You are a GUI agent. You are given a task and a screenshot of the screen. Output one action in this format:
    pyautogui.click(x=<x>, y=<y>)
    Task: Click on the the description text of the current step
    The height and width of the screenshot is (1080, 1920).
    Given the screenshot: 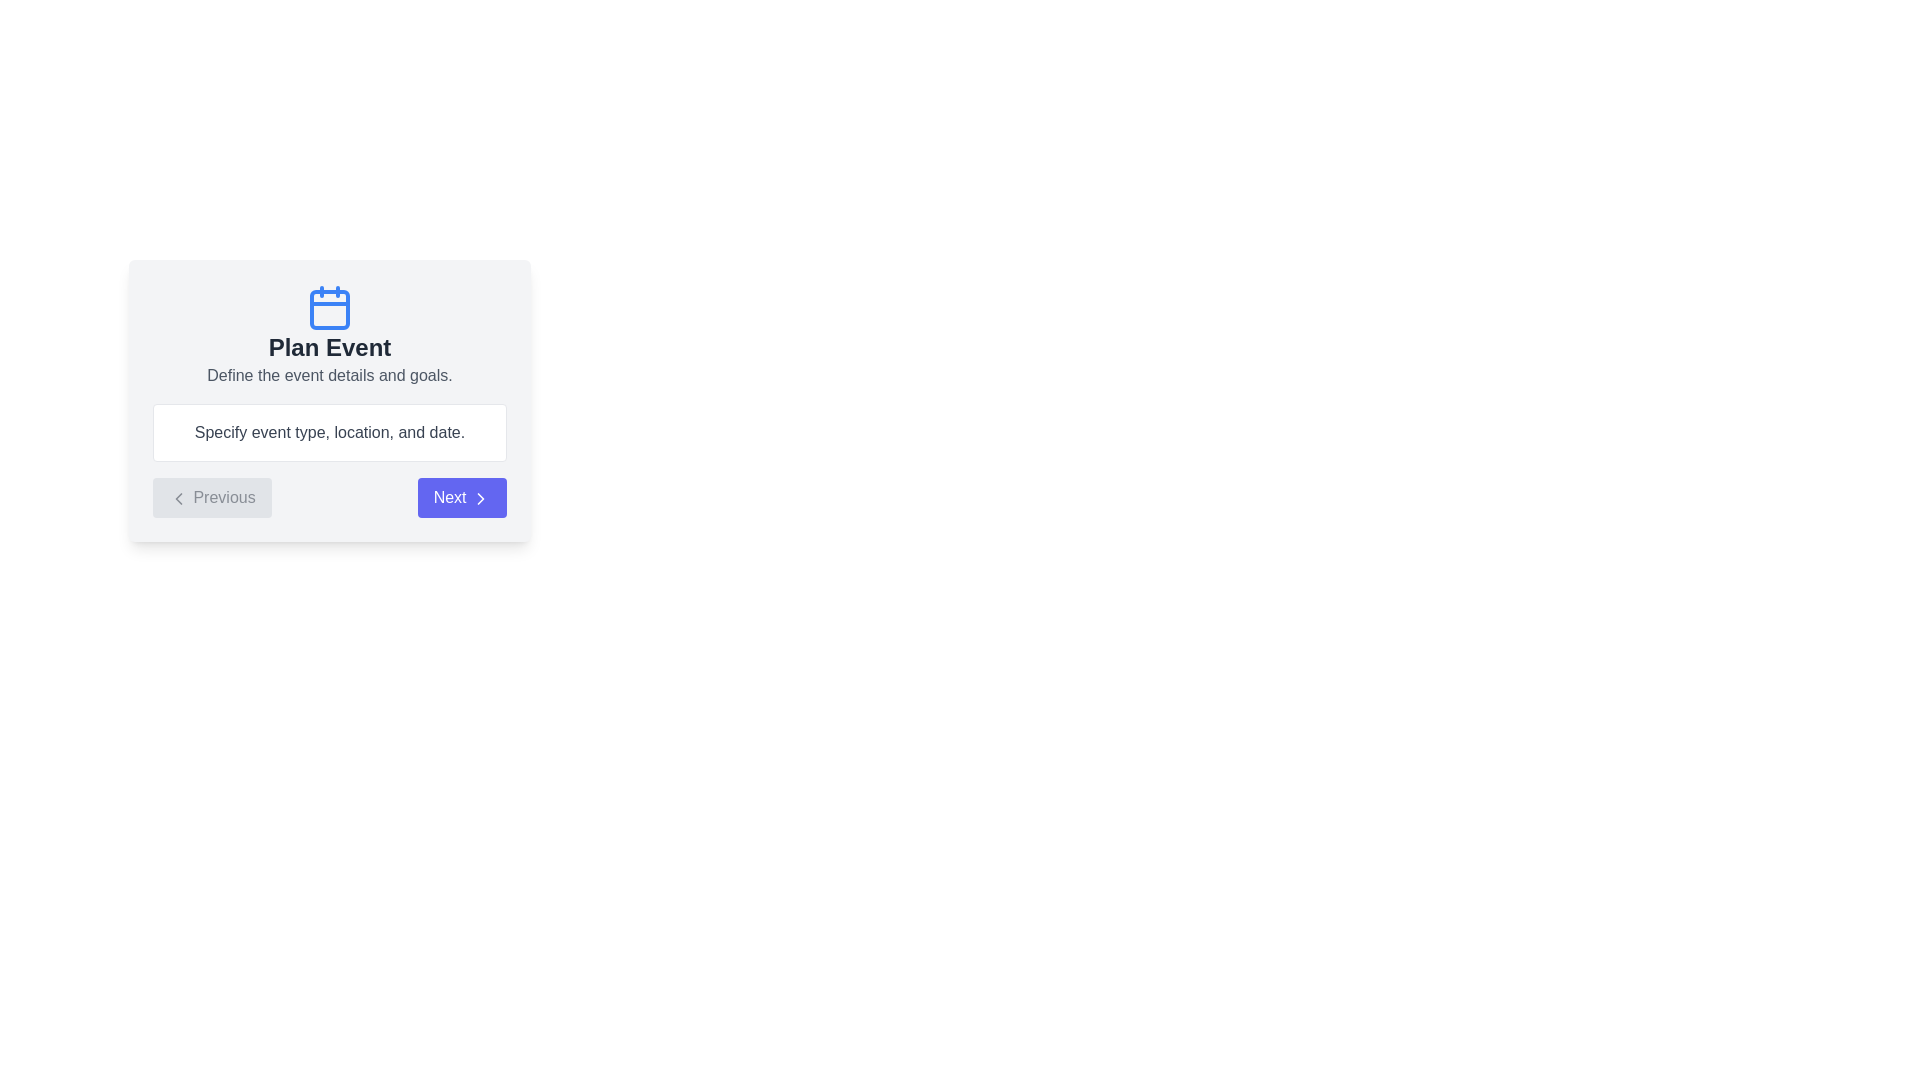 What is the action you would take?
    pyautogui.click(x=330, y=375)
    